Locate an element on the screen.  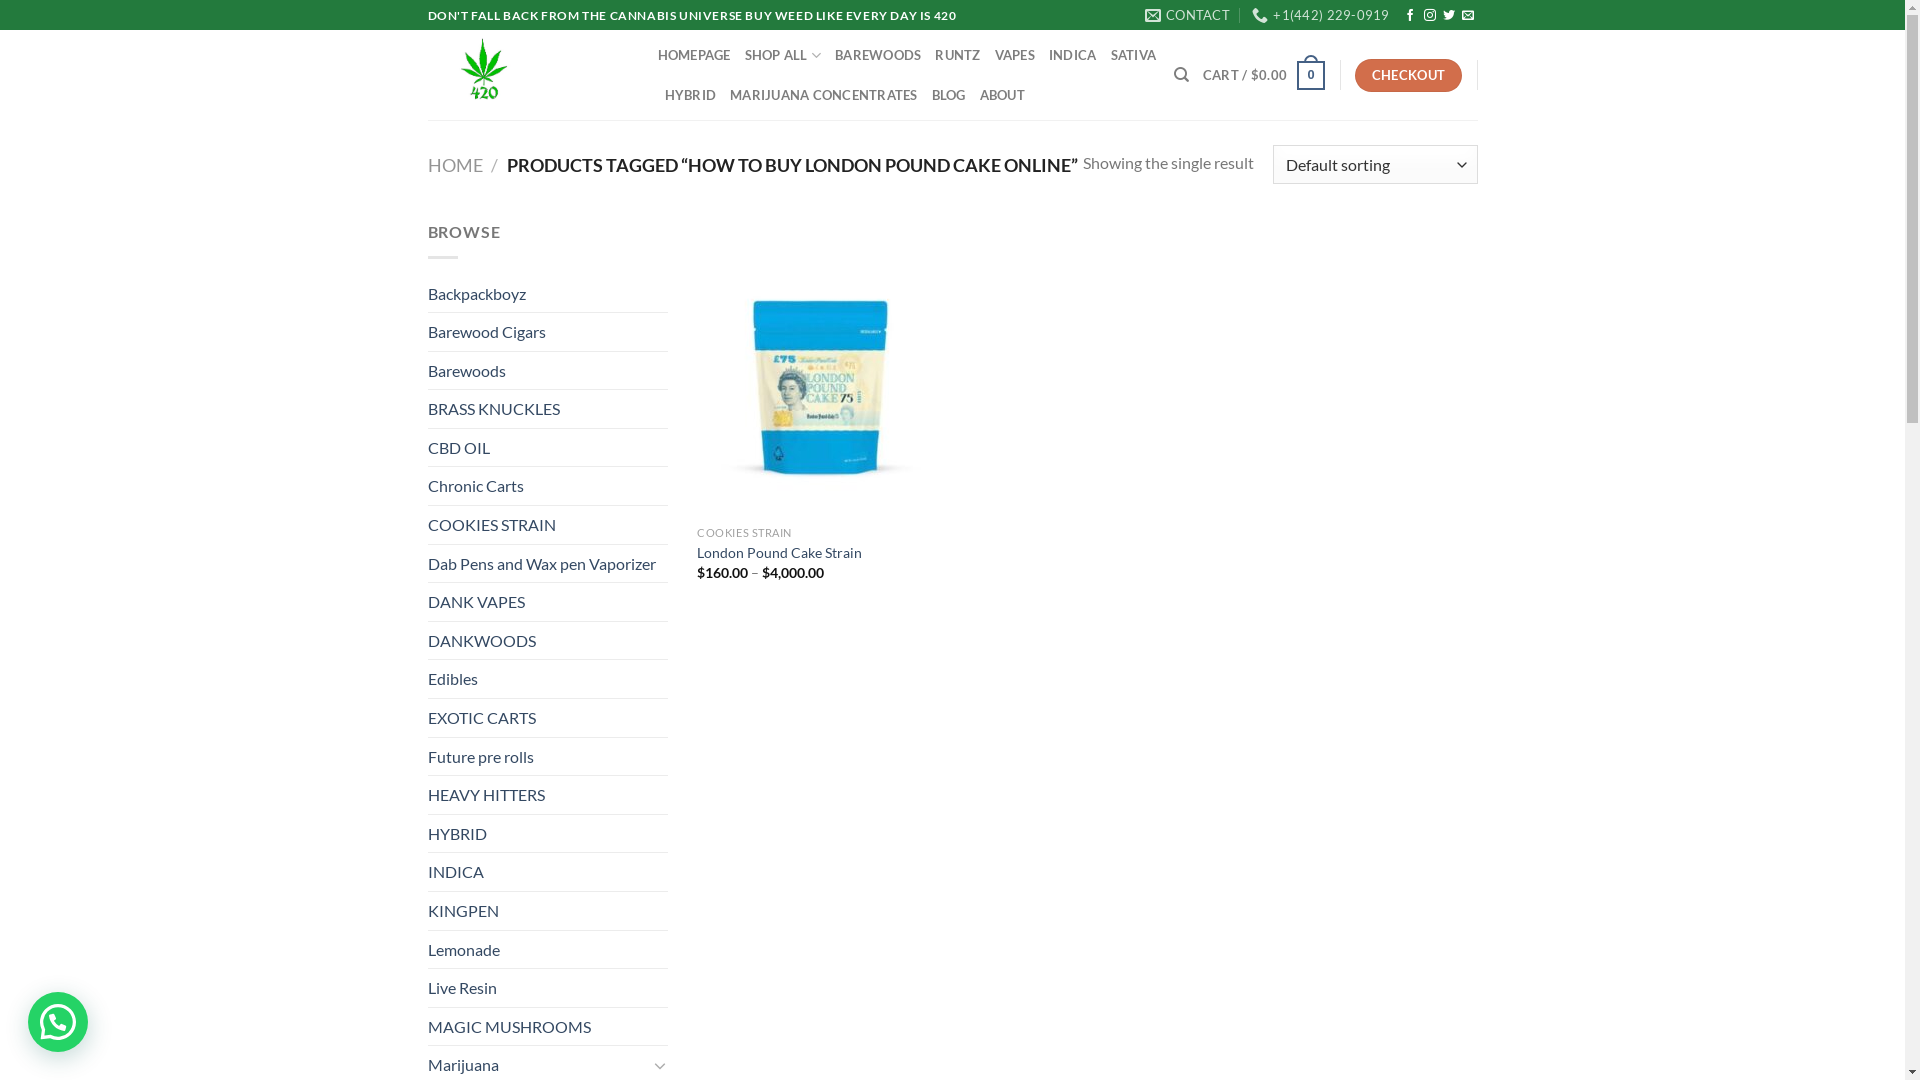
'Future pre rolls' is located at coordinates (547, 756).